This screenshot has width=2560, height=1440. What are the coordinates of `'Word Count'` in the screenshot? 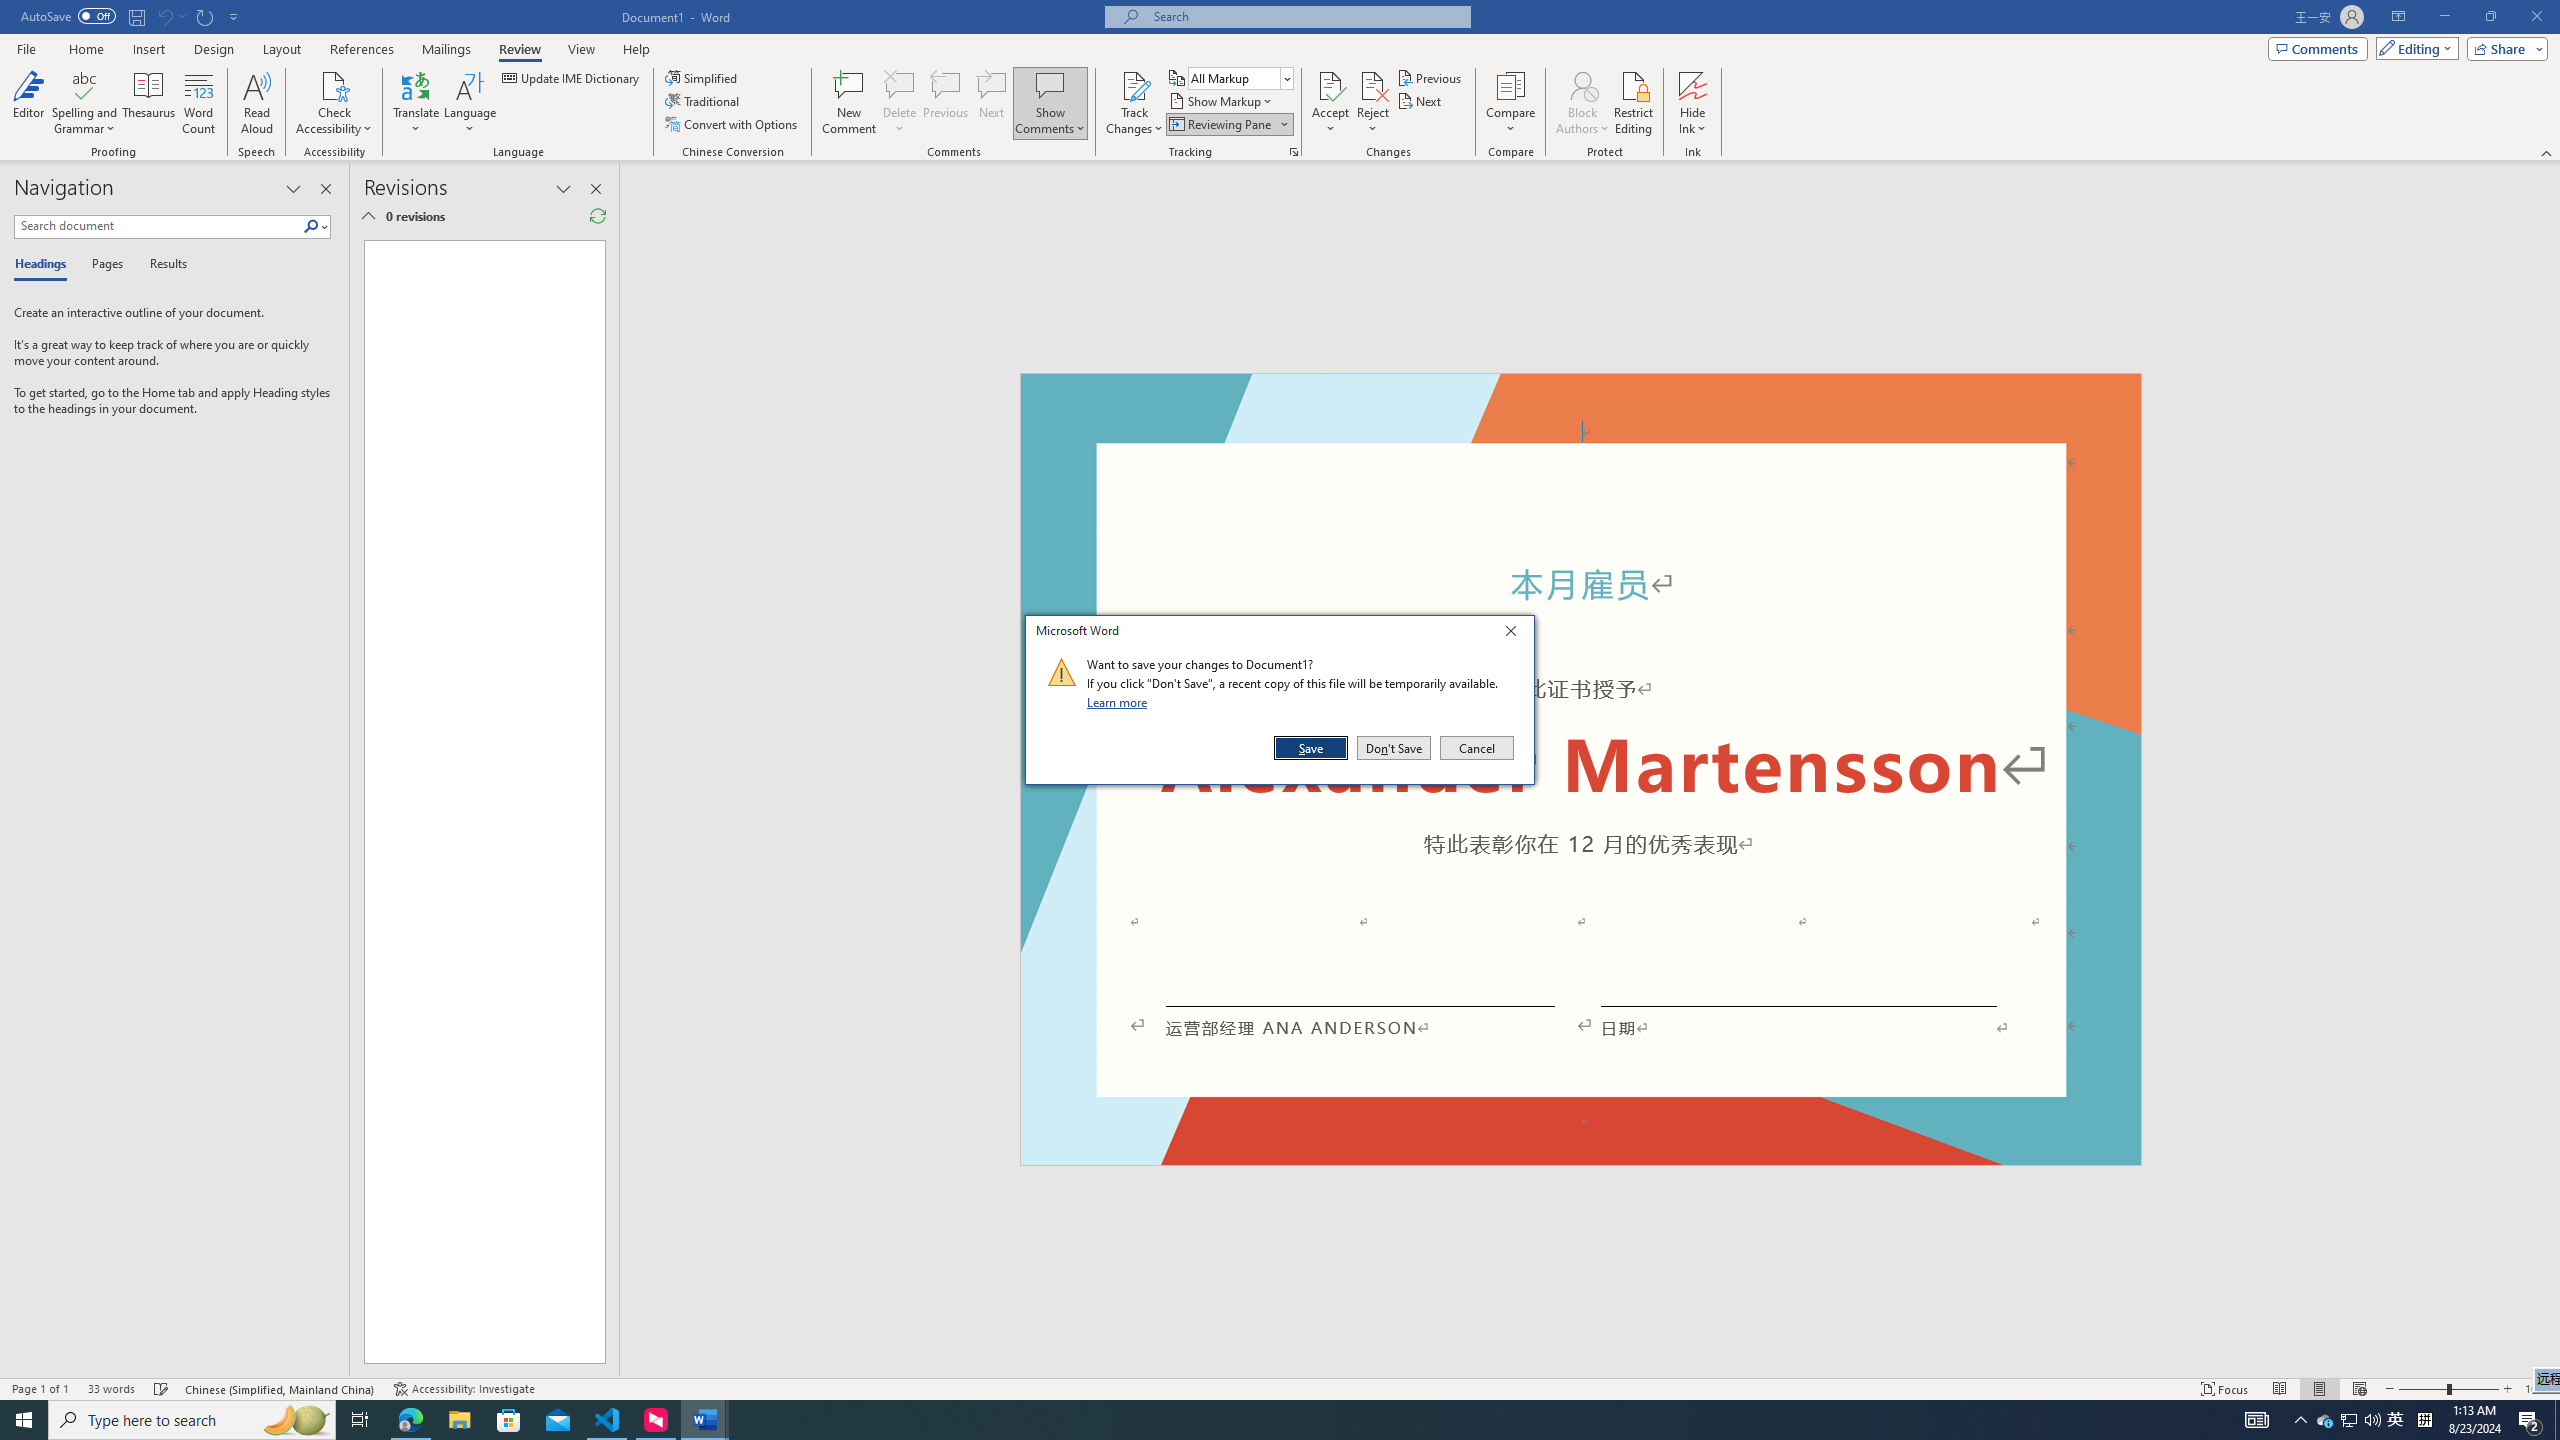 It's located at (199, 103).